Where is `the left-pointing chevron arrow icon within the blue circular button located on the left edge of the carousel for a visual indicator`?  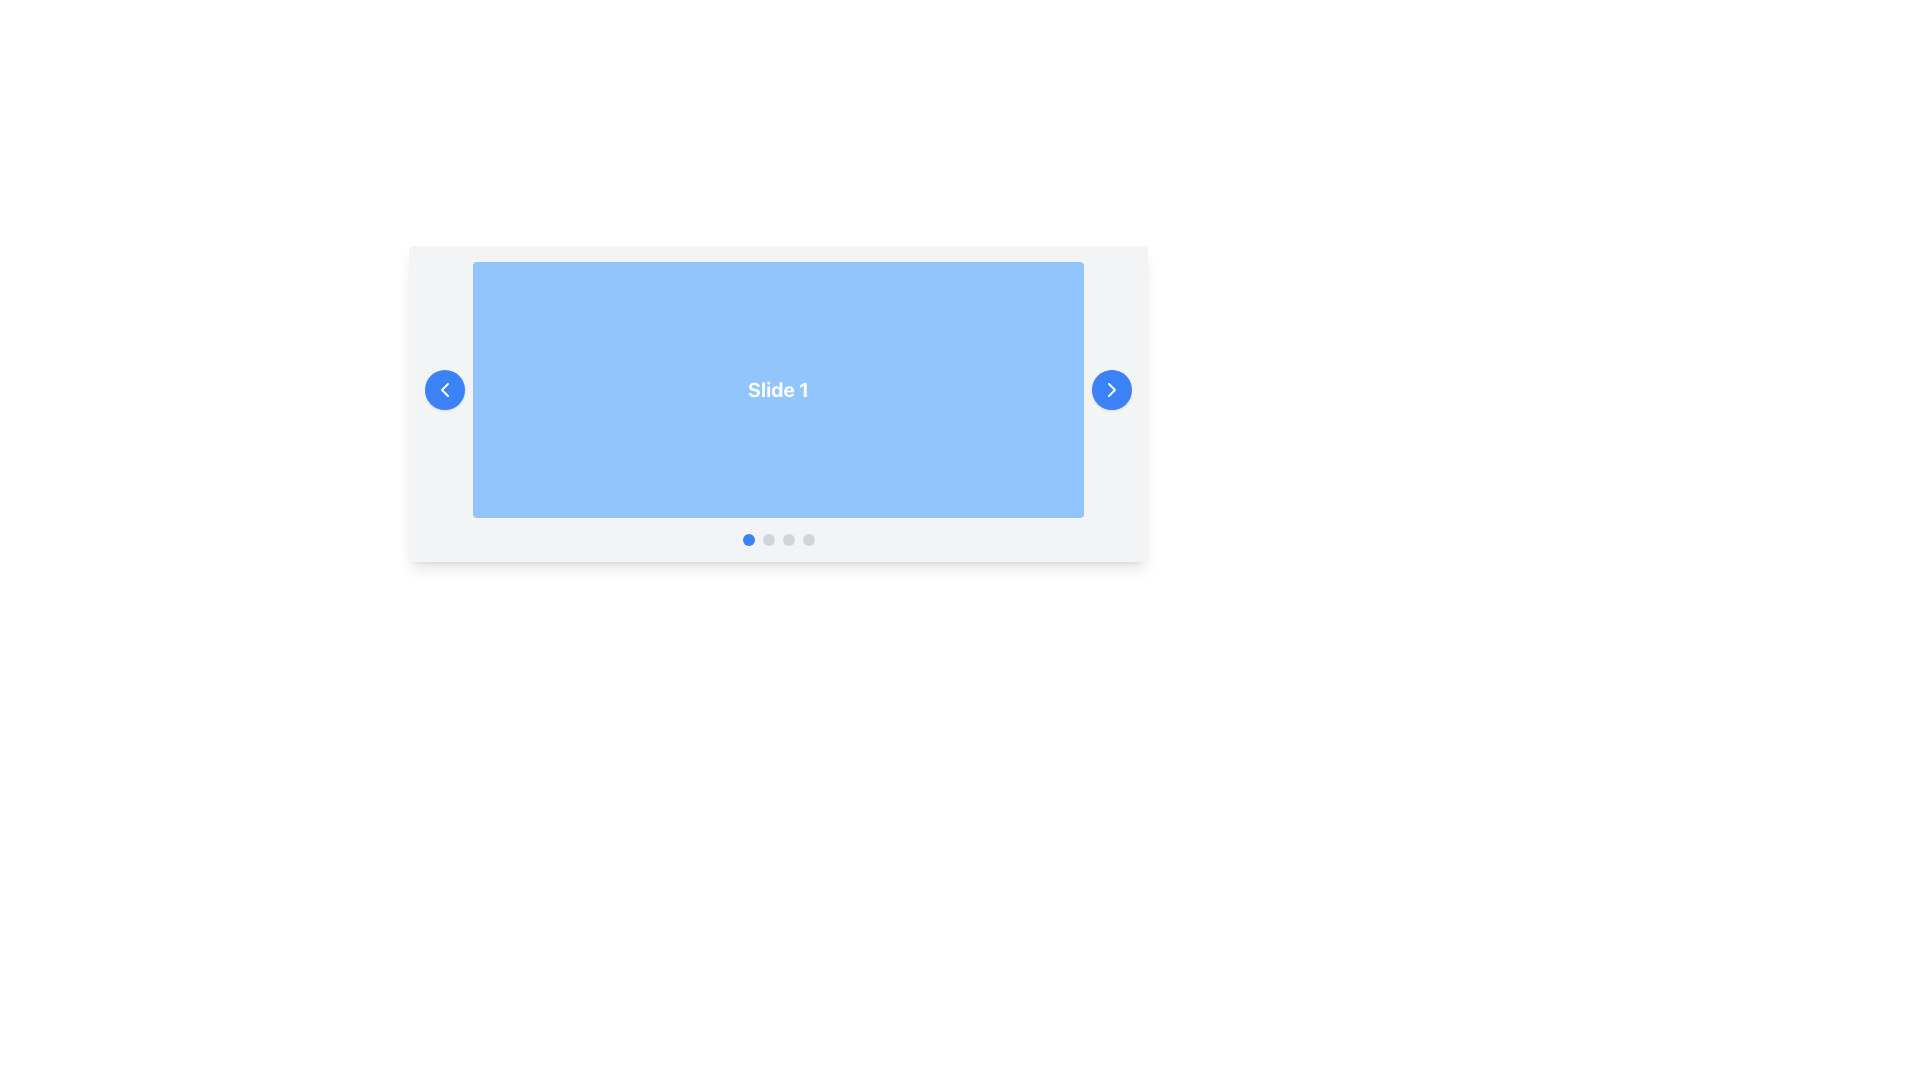
the left-pointing chevron arrow icon within the blue circular button located on the left edge of the carousel for a visual indicator is located at coordinates (444, 389).